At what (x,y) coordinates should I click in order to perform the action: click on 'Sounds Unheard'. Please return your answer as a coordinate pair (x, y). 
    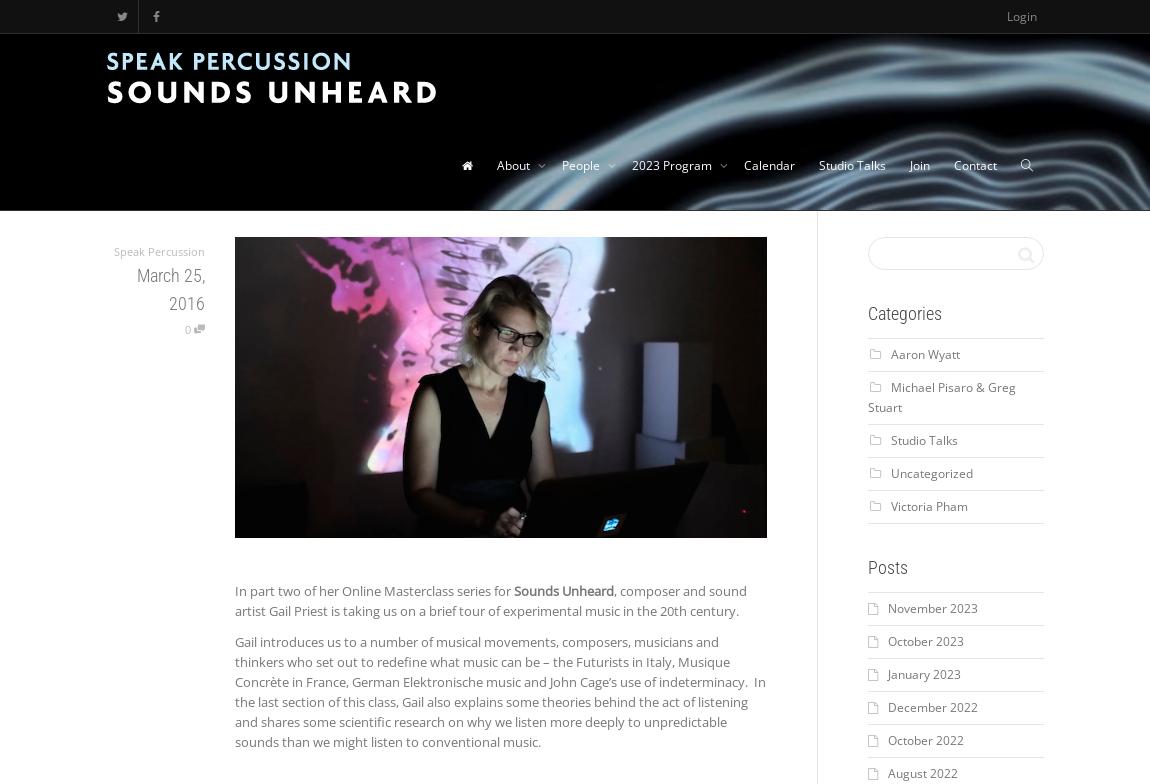
    Looking at the image, I should click on (563, 590).